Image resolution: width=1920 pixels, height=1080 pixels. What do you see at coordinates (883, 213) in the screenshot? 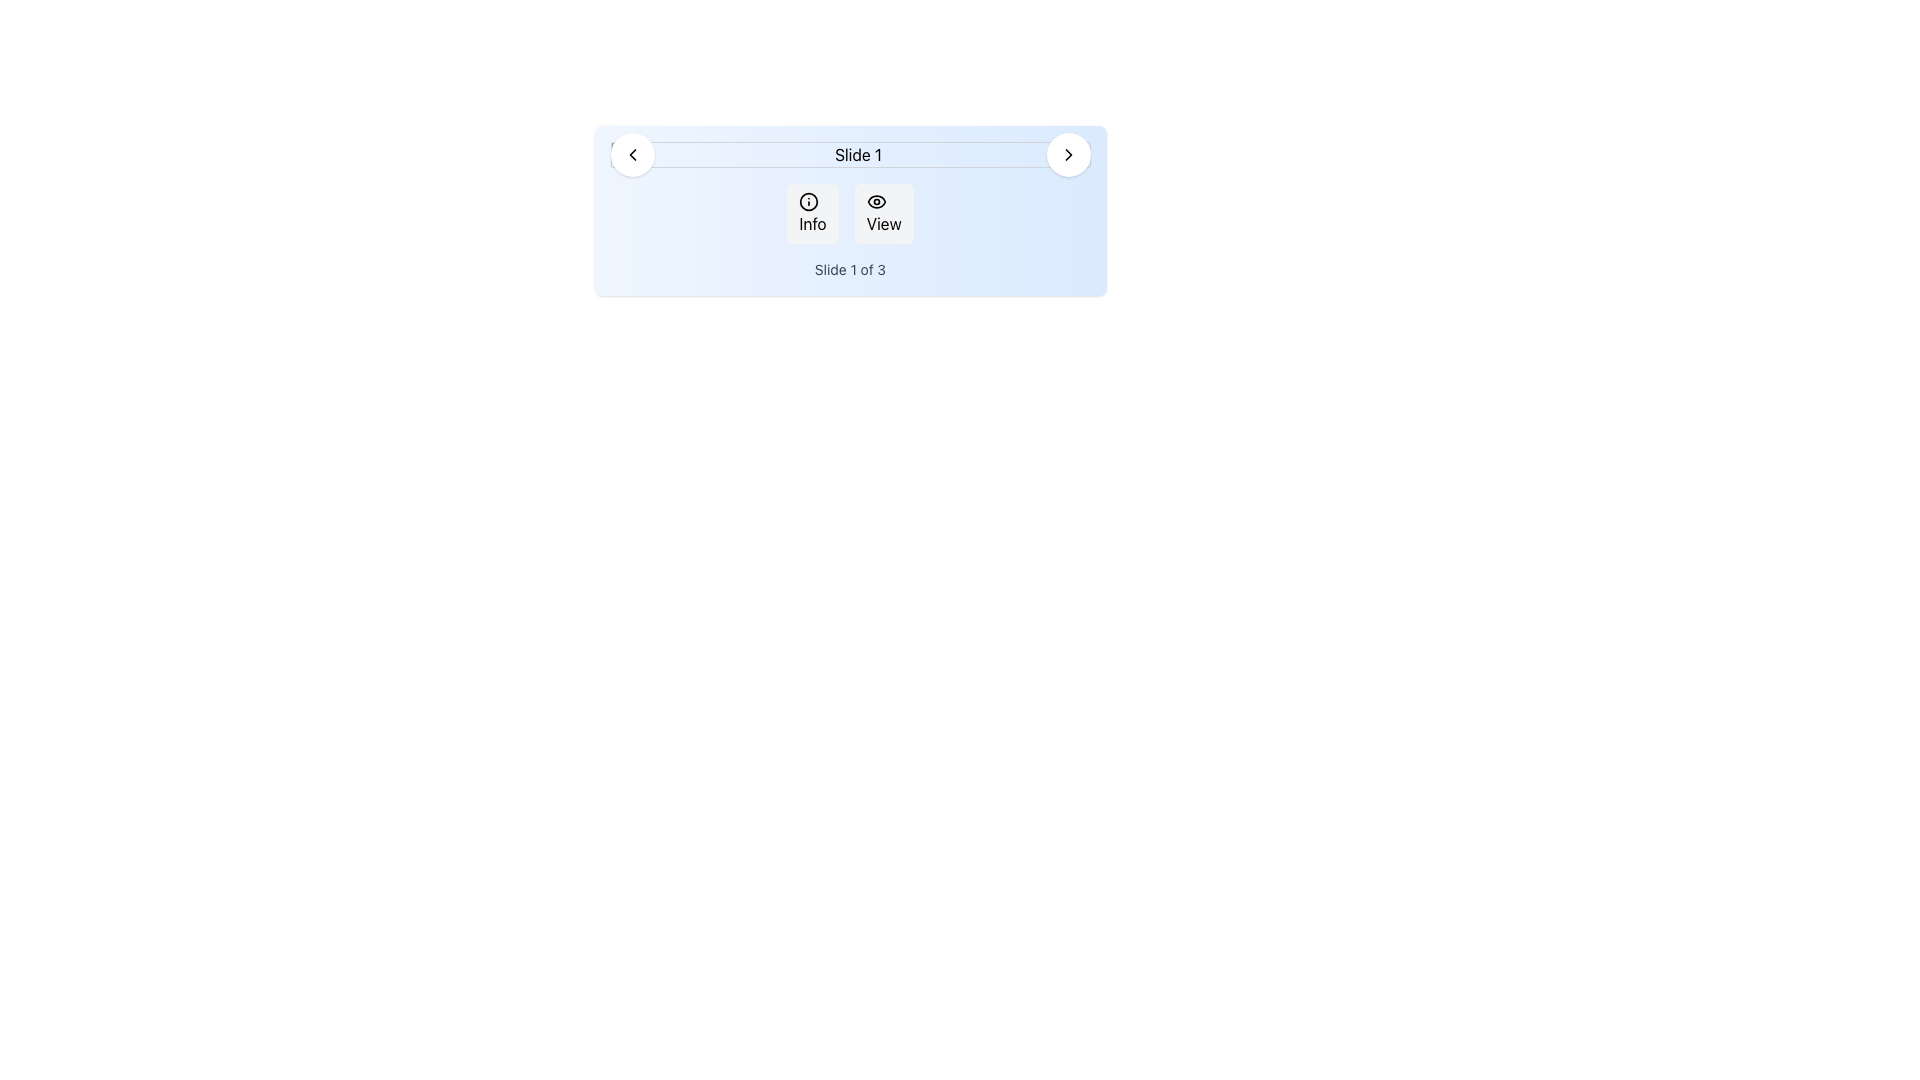
I see `the 'View' button located to the right of the 'Info' button` at bounding box center [883, 213].